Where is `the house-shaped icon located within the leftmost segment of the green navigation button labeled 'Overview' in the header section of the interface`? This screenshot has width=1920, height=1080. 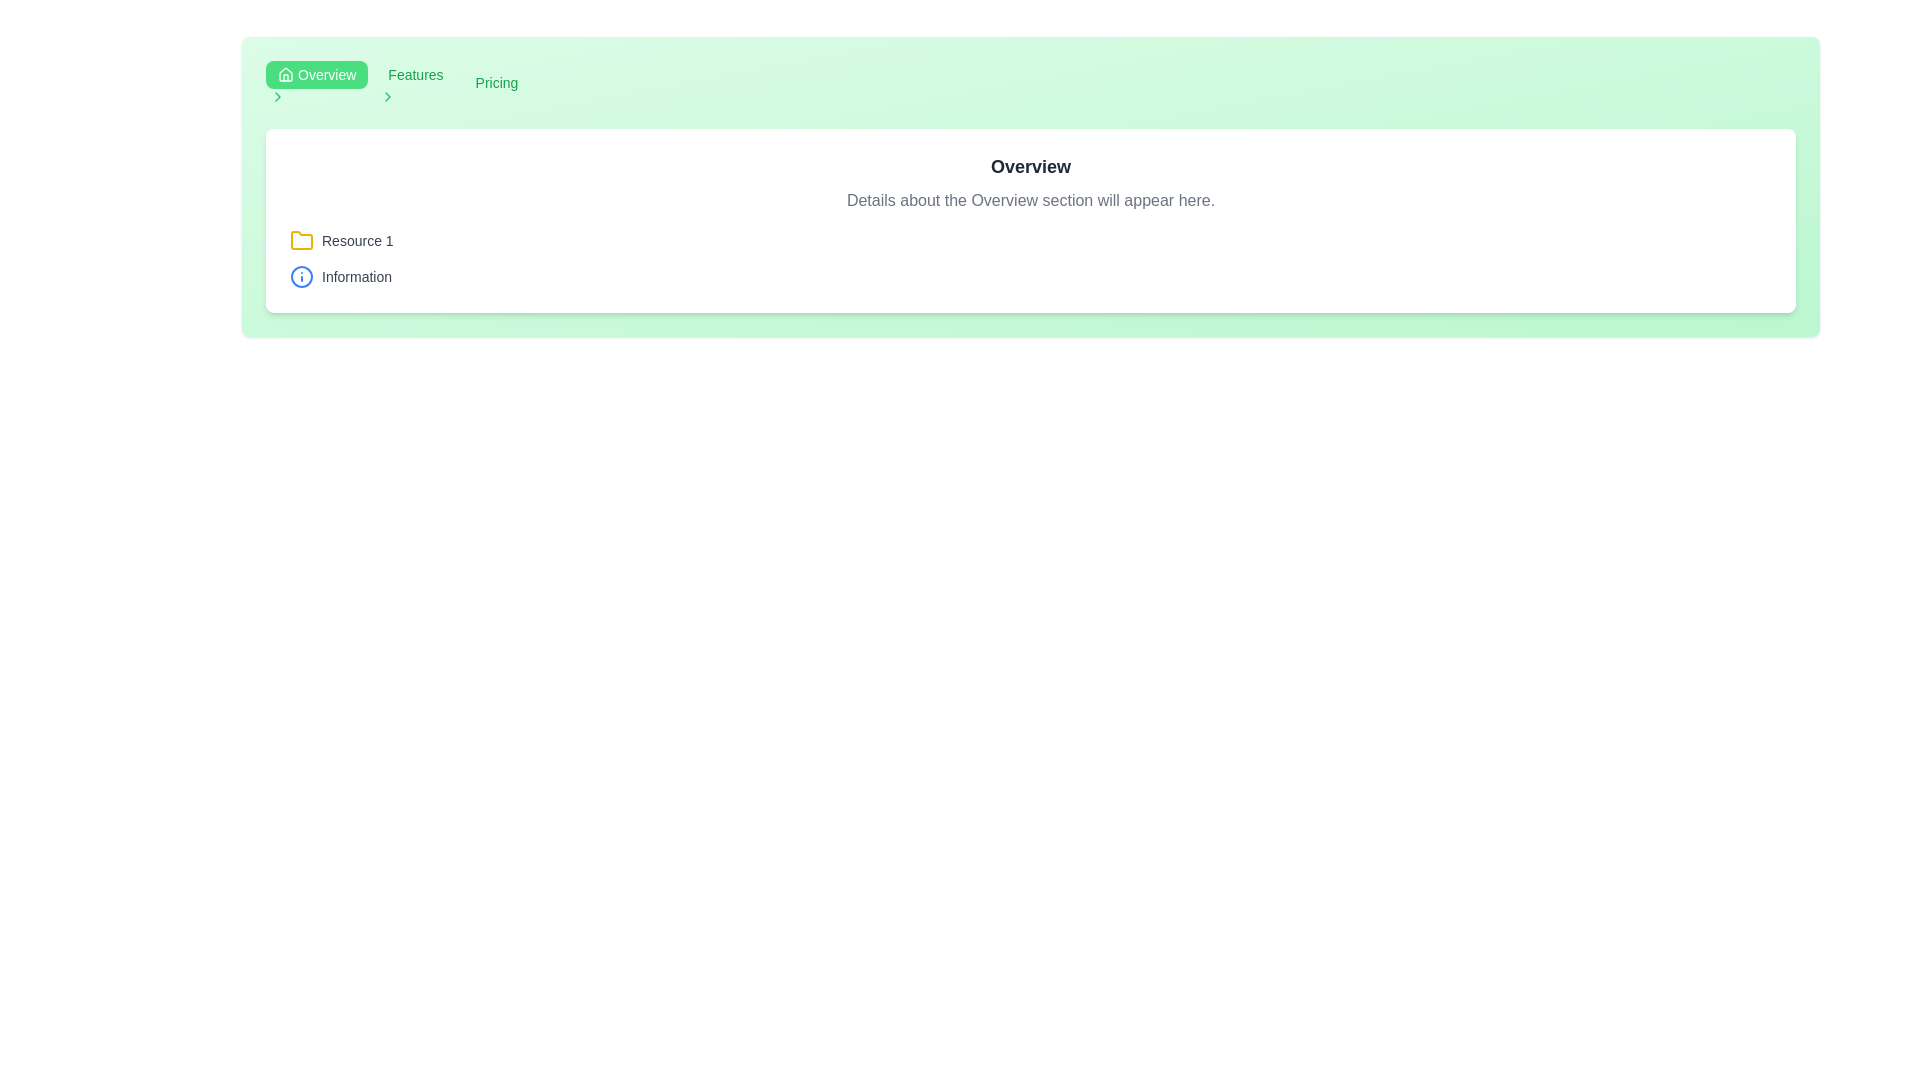 the house-shaped icon located within the leftmost segment of the green navigation button labeled 'Overview' in the header section of the interface is located at coordinates (285, 73).